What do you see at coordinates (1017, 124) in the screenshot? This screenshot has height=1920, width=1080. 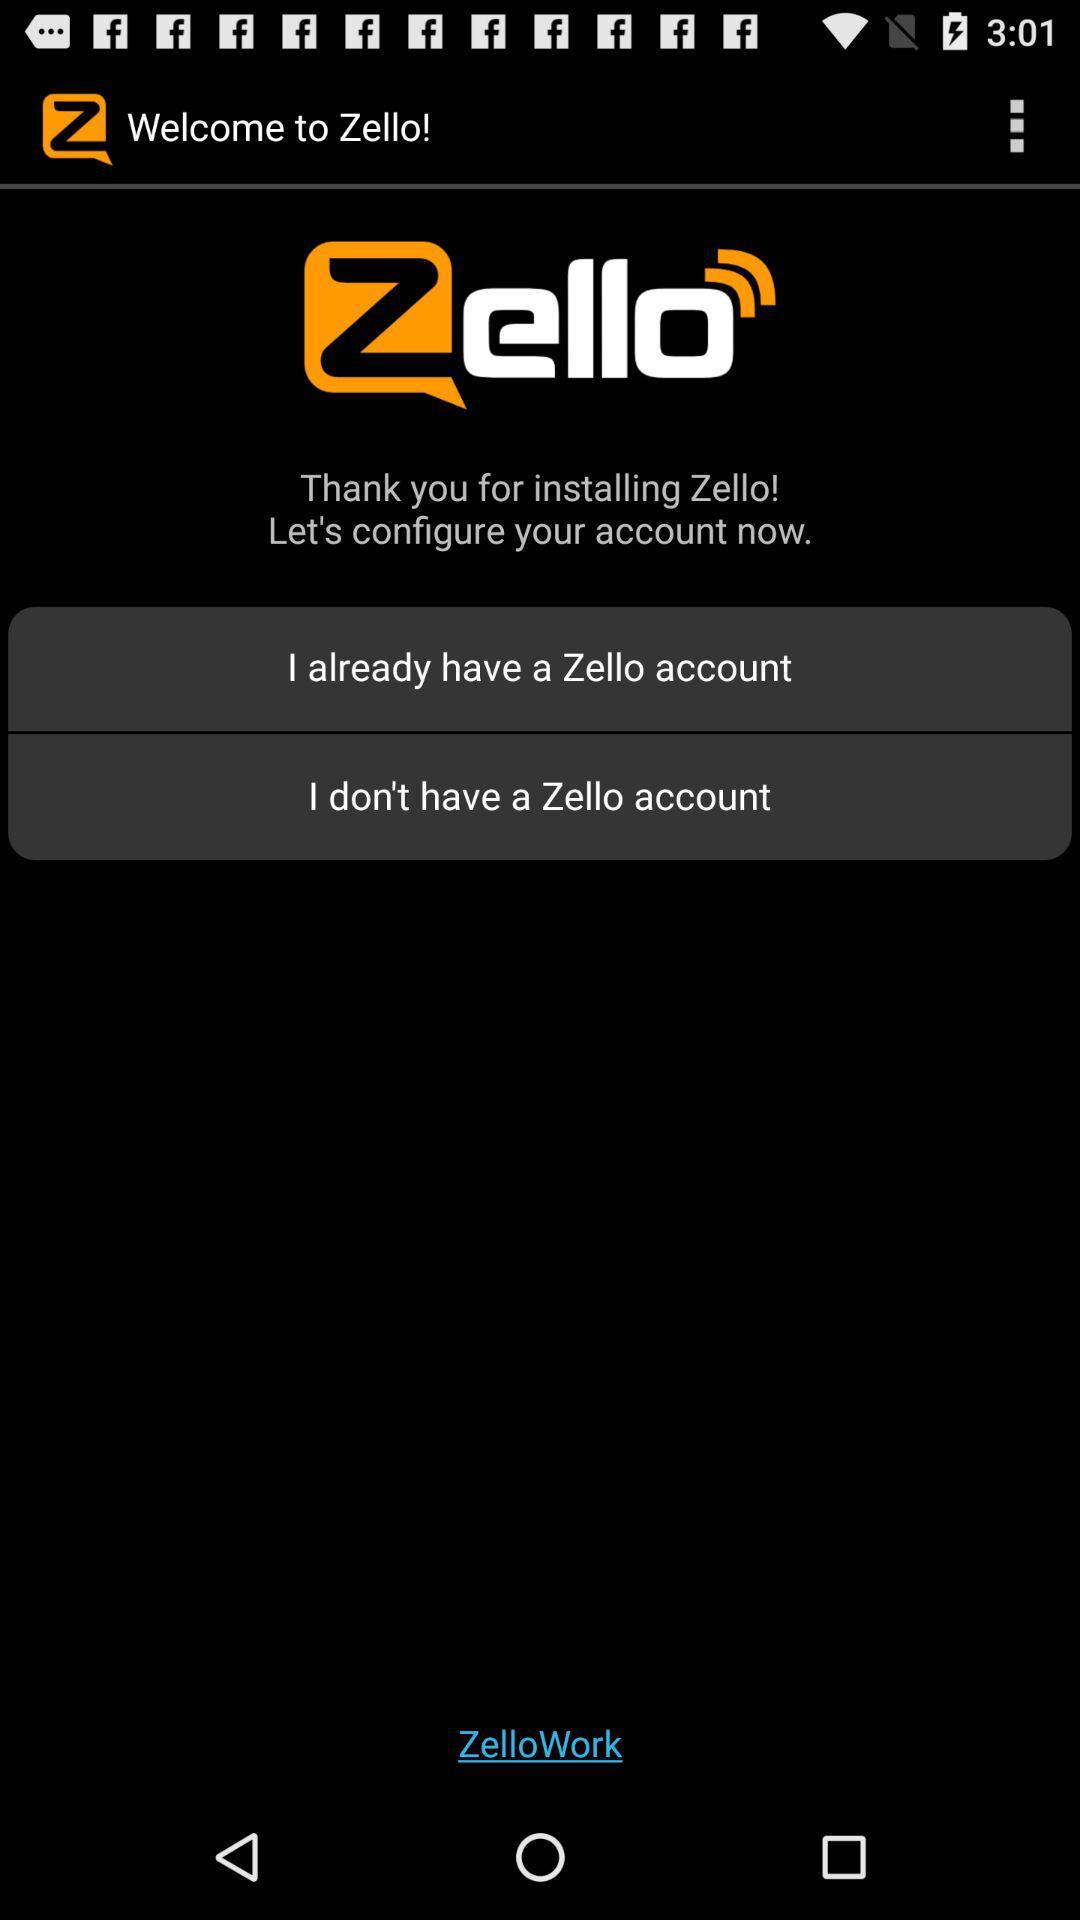 I see `the item at the top right corner` at bounding box center [1017, 124].